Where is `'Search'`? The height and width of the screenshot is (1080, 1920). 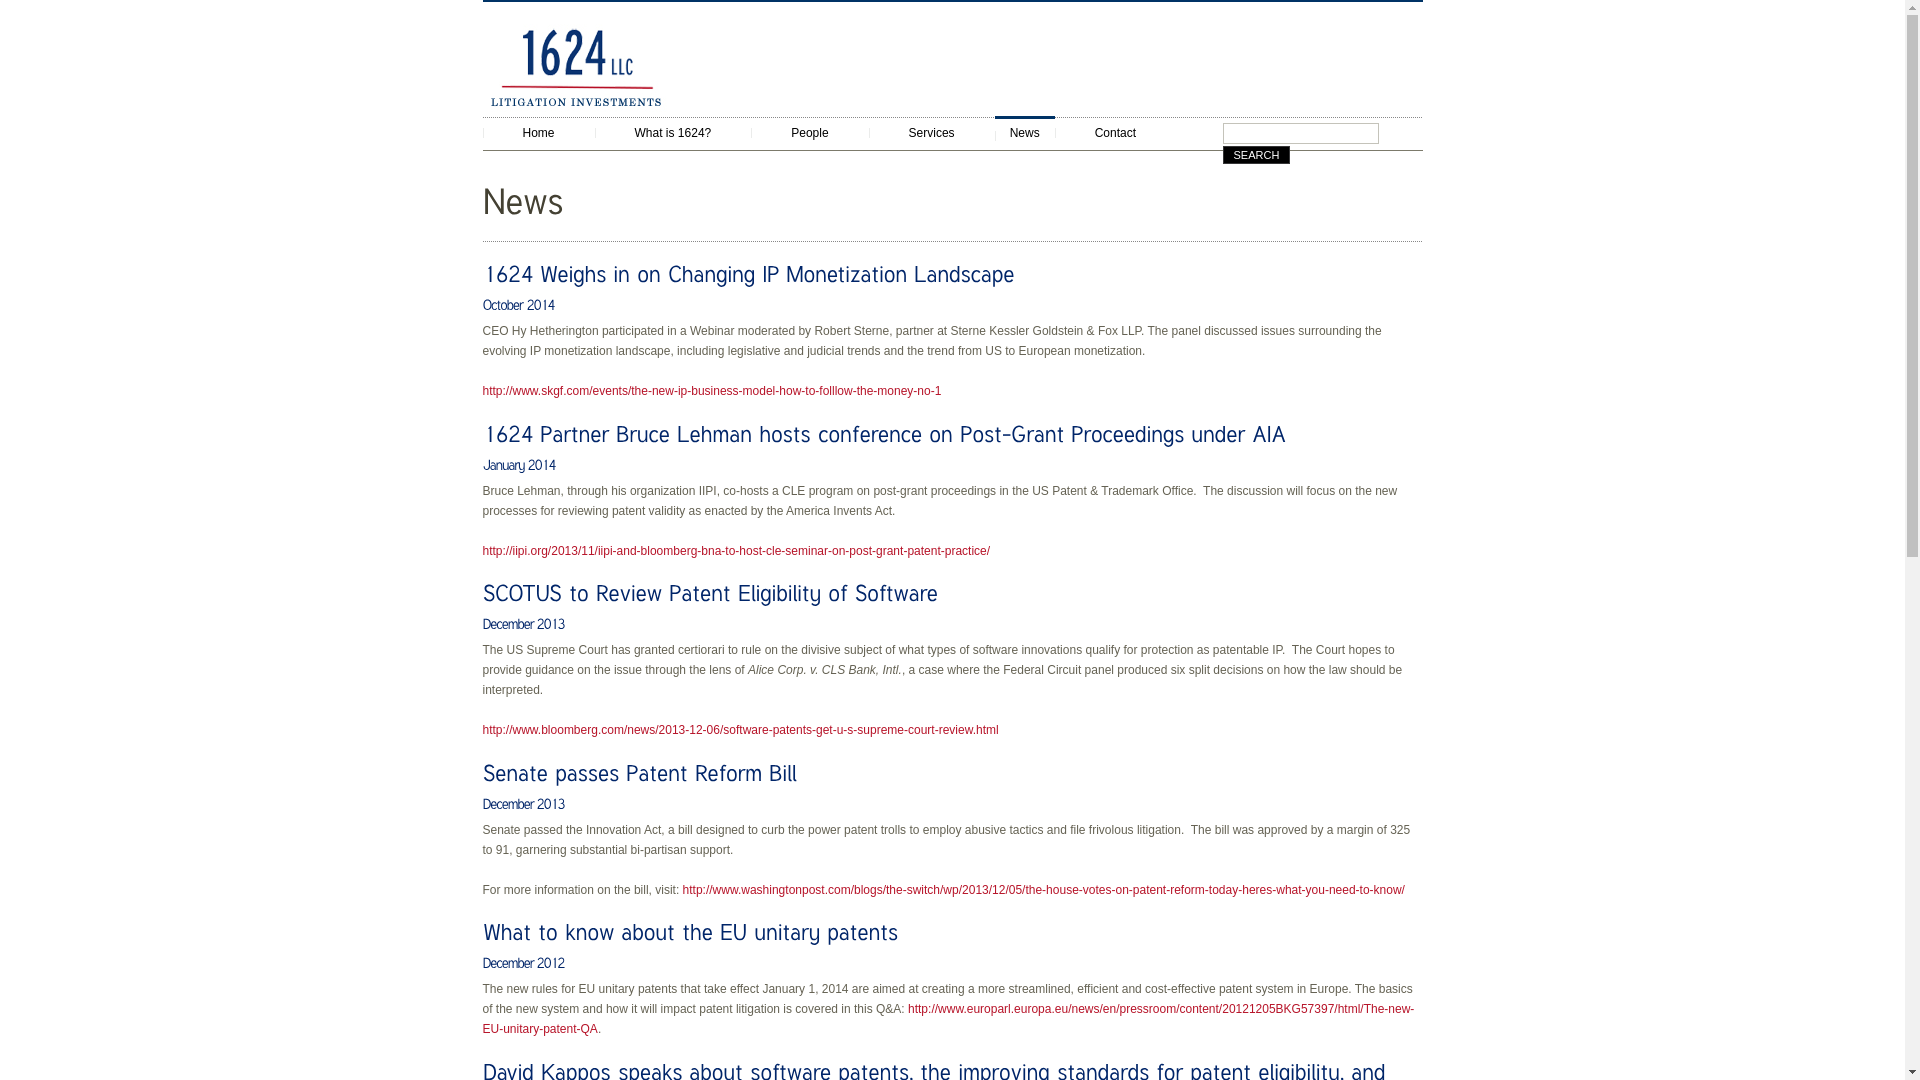 'Search' is located at coordinates (1255, 153).